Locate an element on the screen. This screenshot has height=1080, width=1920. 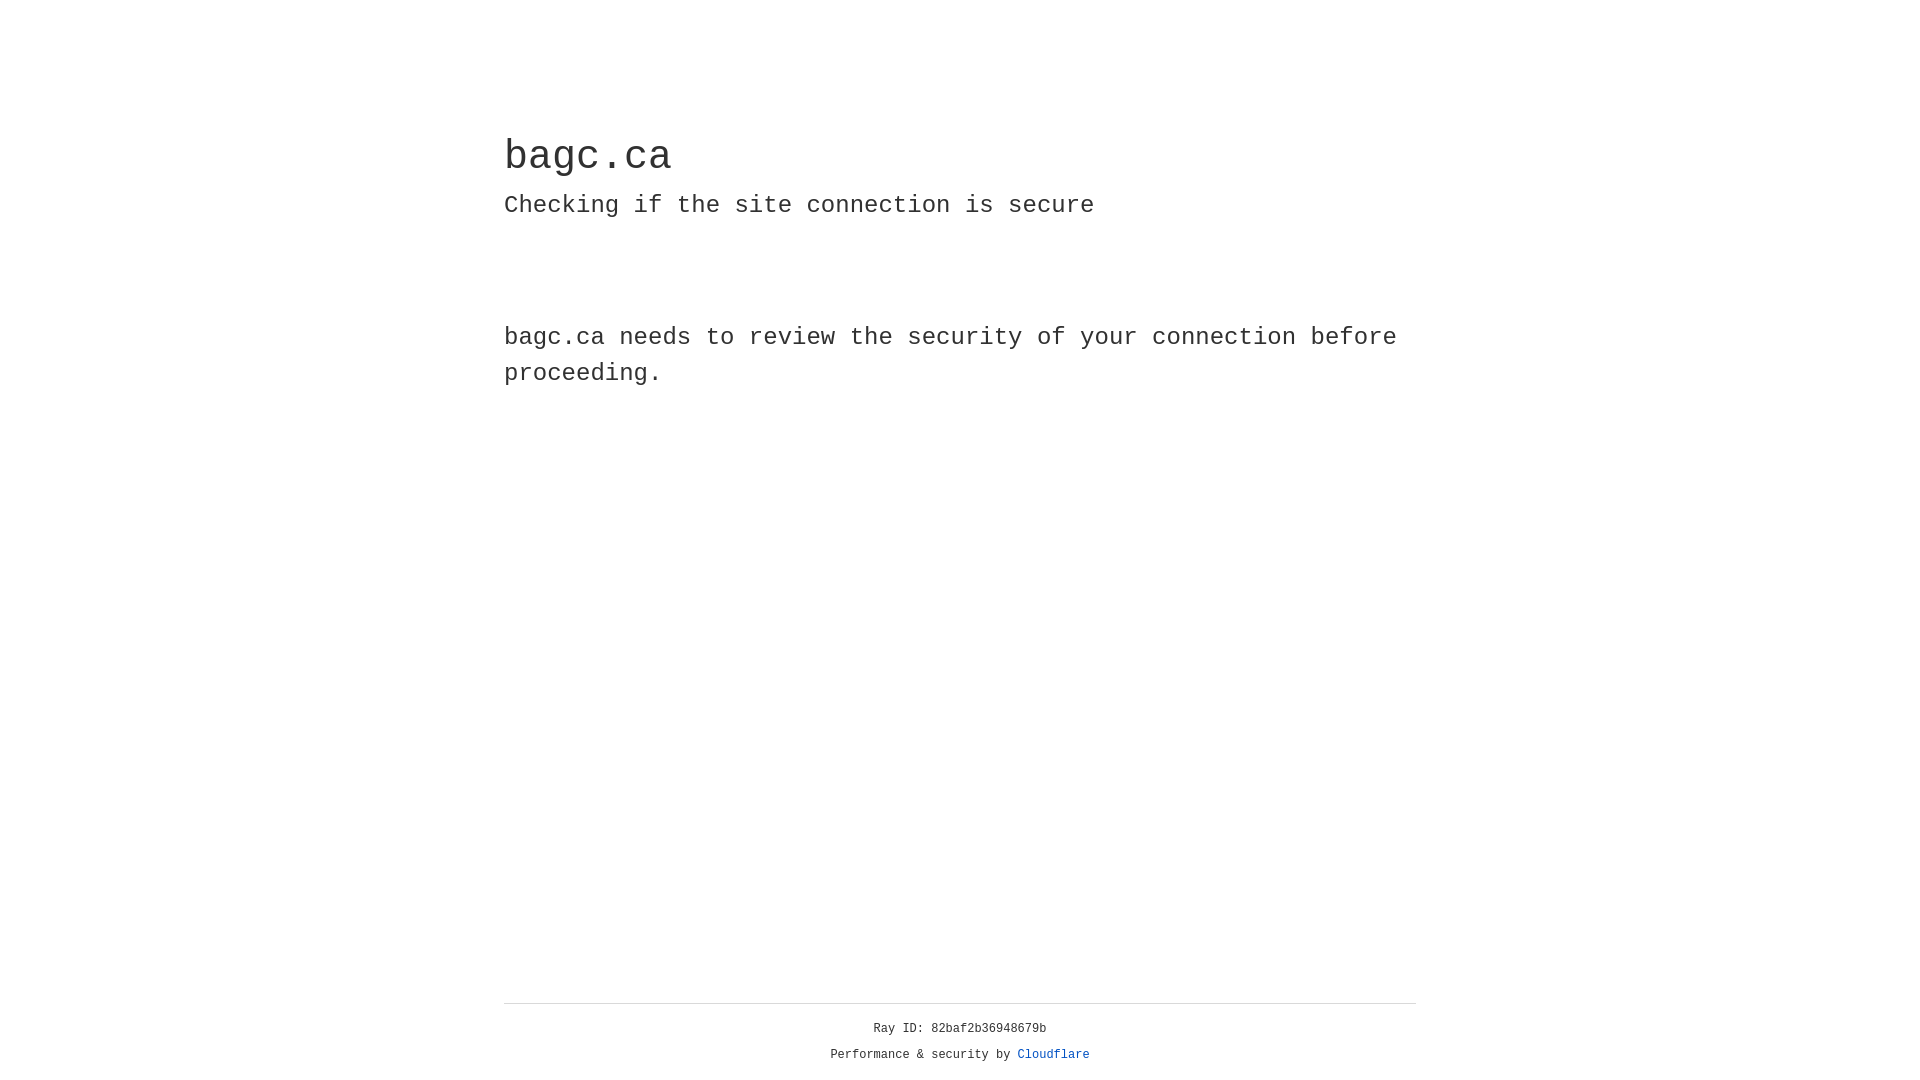
'Cloudflare' is located at coordinates (1053, 1054).